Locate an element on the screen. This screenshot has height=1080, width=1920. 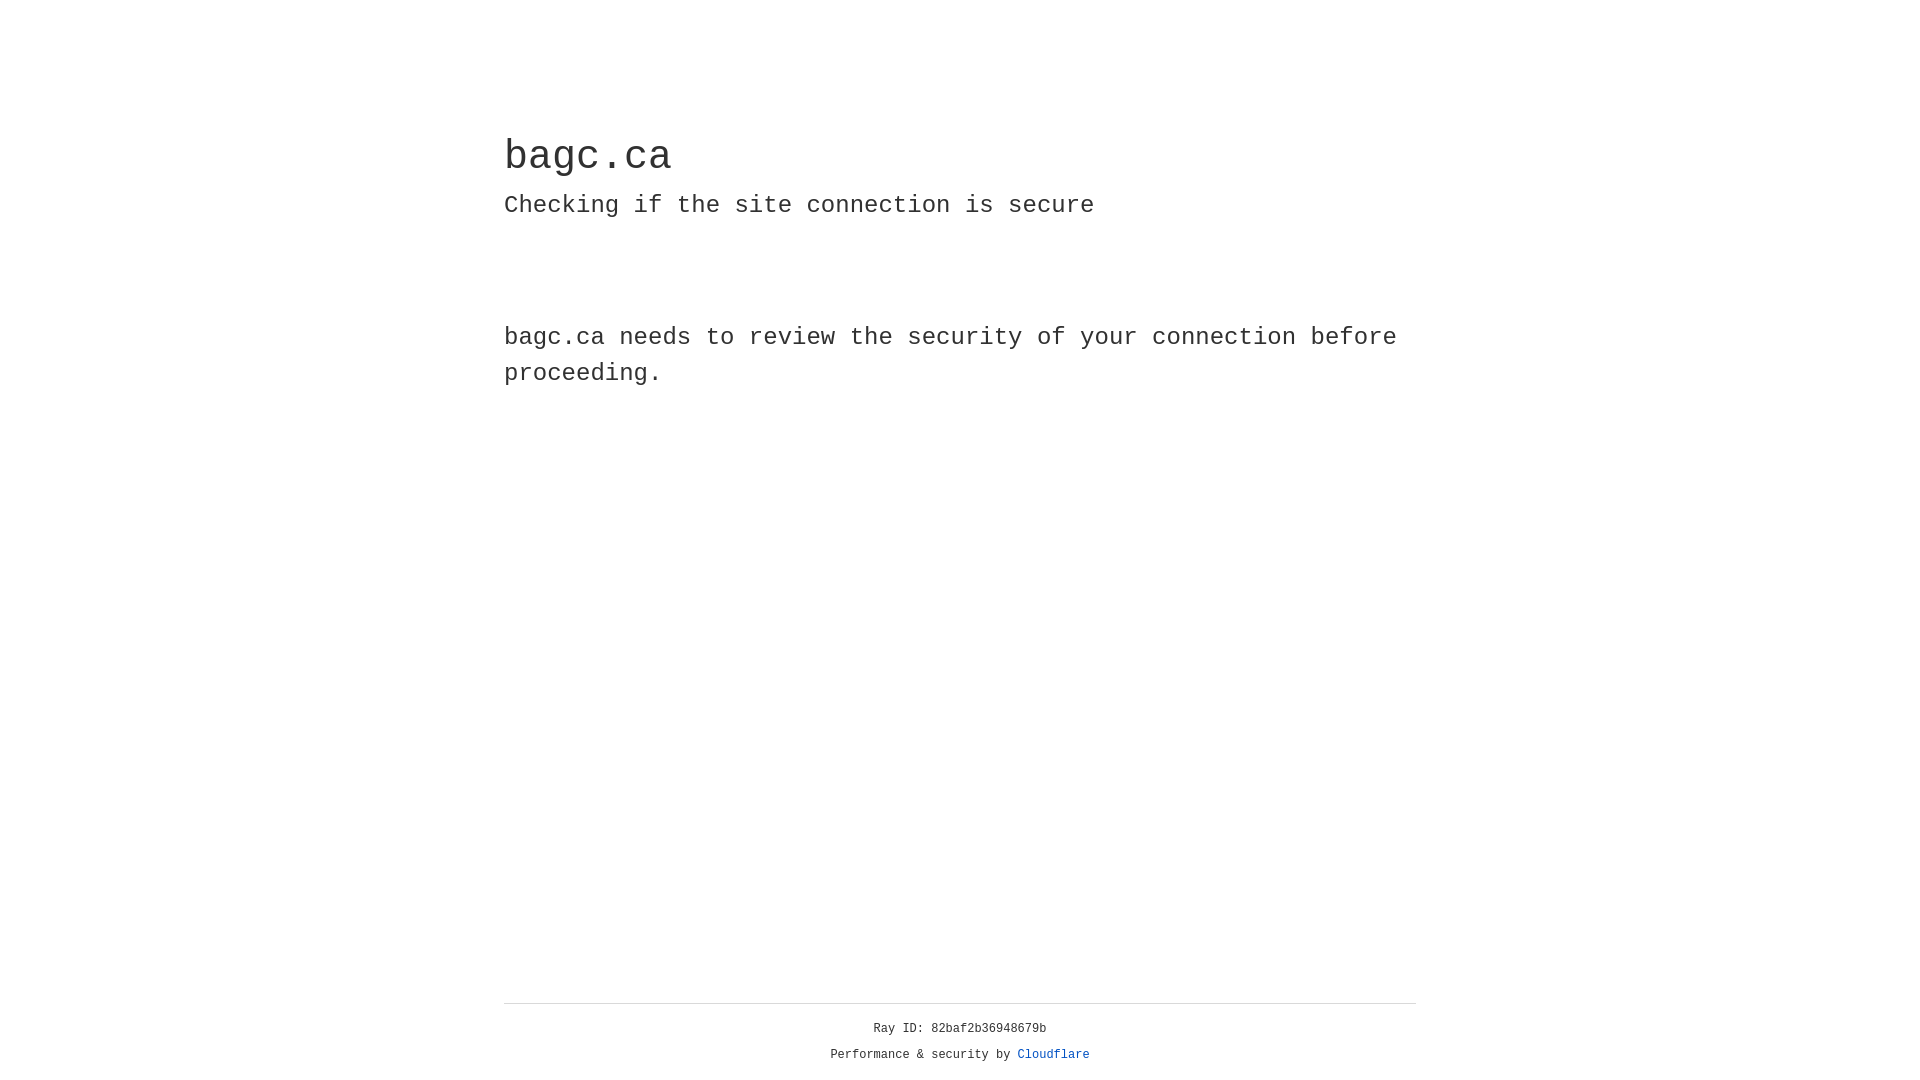
'Cloudflare' is located at coordinates (1053, 1054).